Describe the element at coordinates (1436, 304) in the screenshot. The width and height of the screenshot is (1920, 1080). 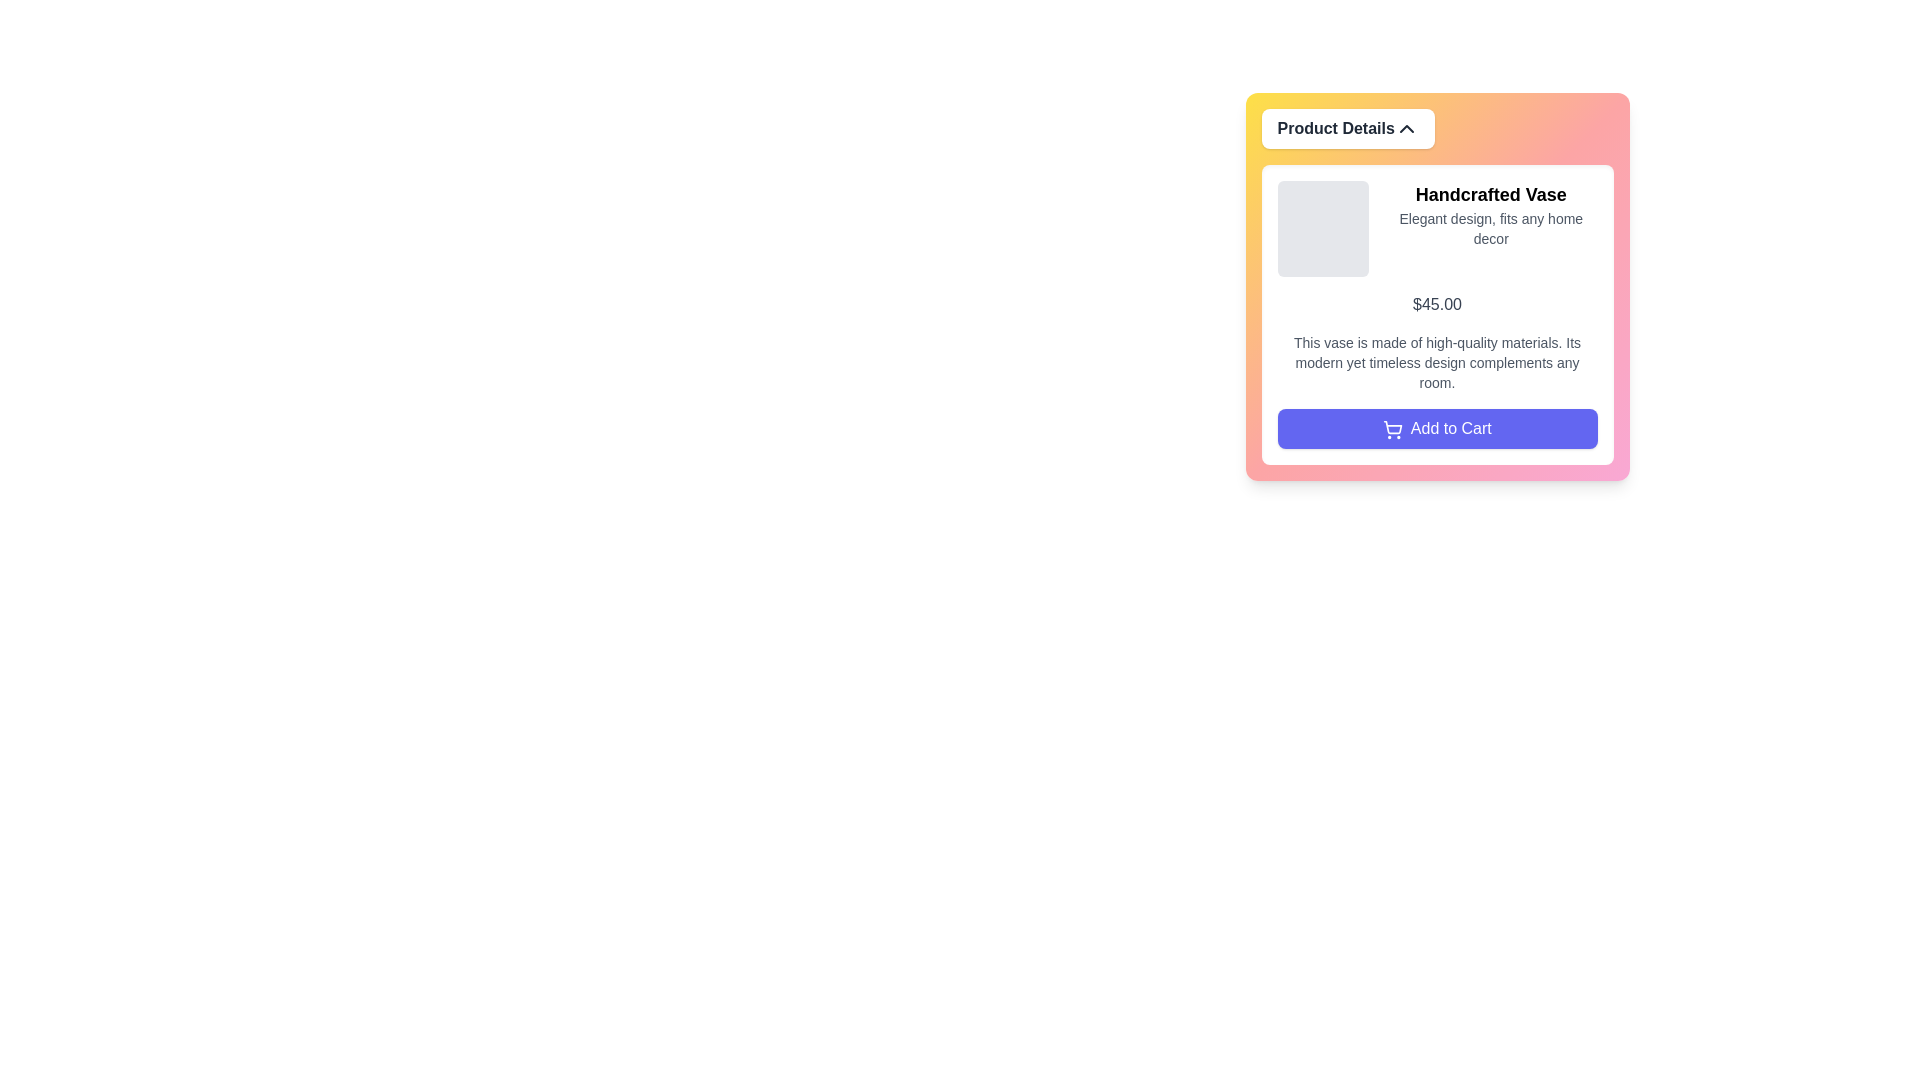
I see `the text label displaying the product price, which is located beneath the brief description and above the detailed paragraph about materials and design` at that location.